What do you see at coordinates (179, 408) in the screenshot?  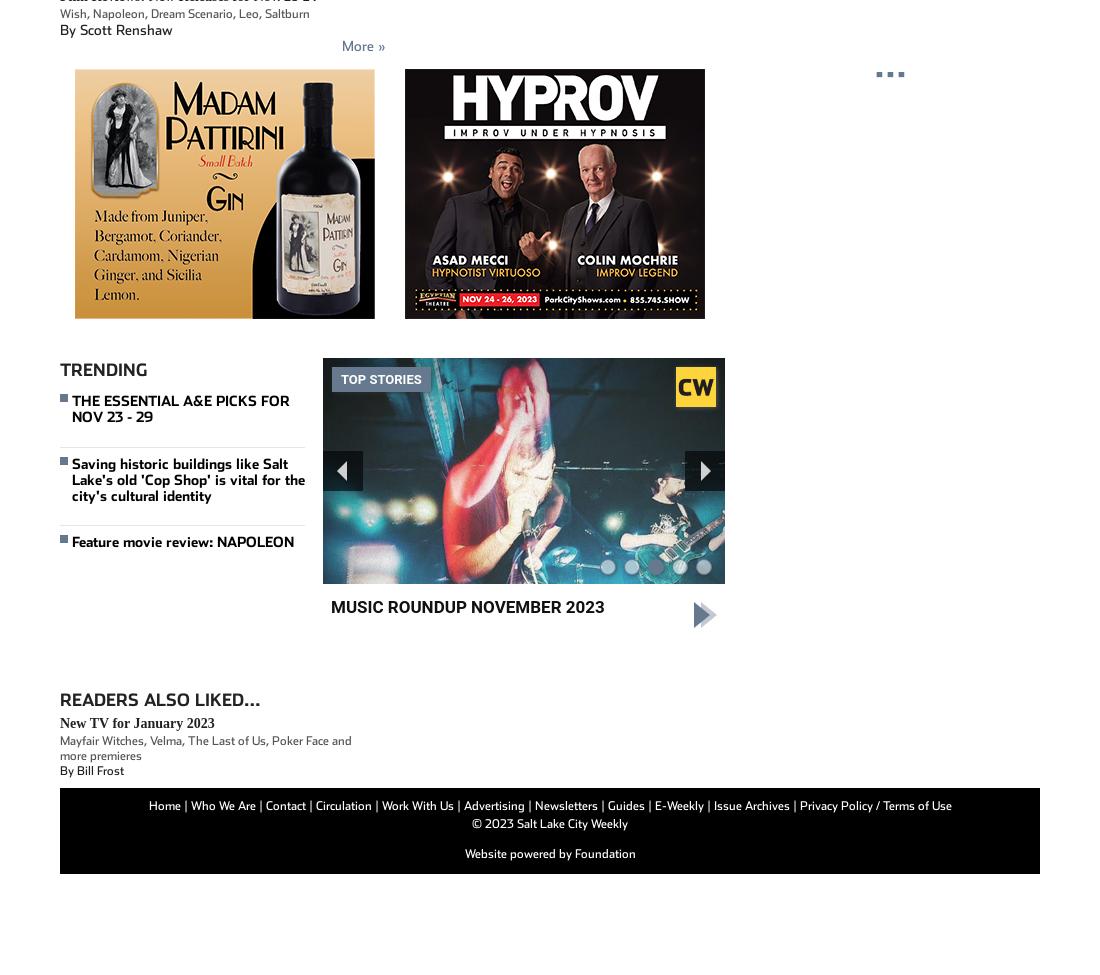 I see `'THE ESSENTIAL A&E PICKS FOR NOV 23 - 29'` at bounding box center [179, 408].